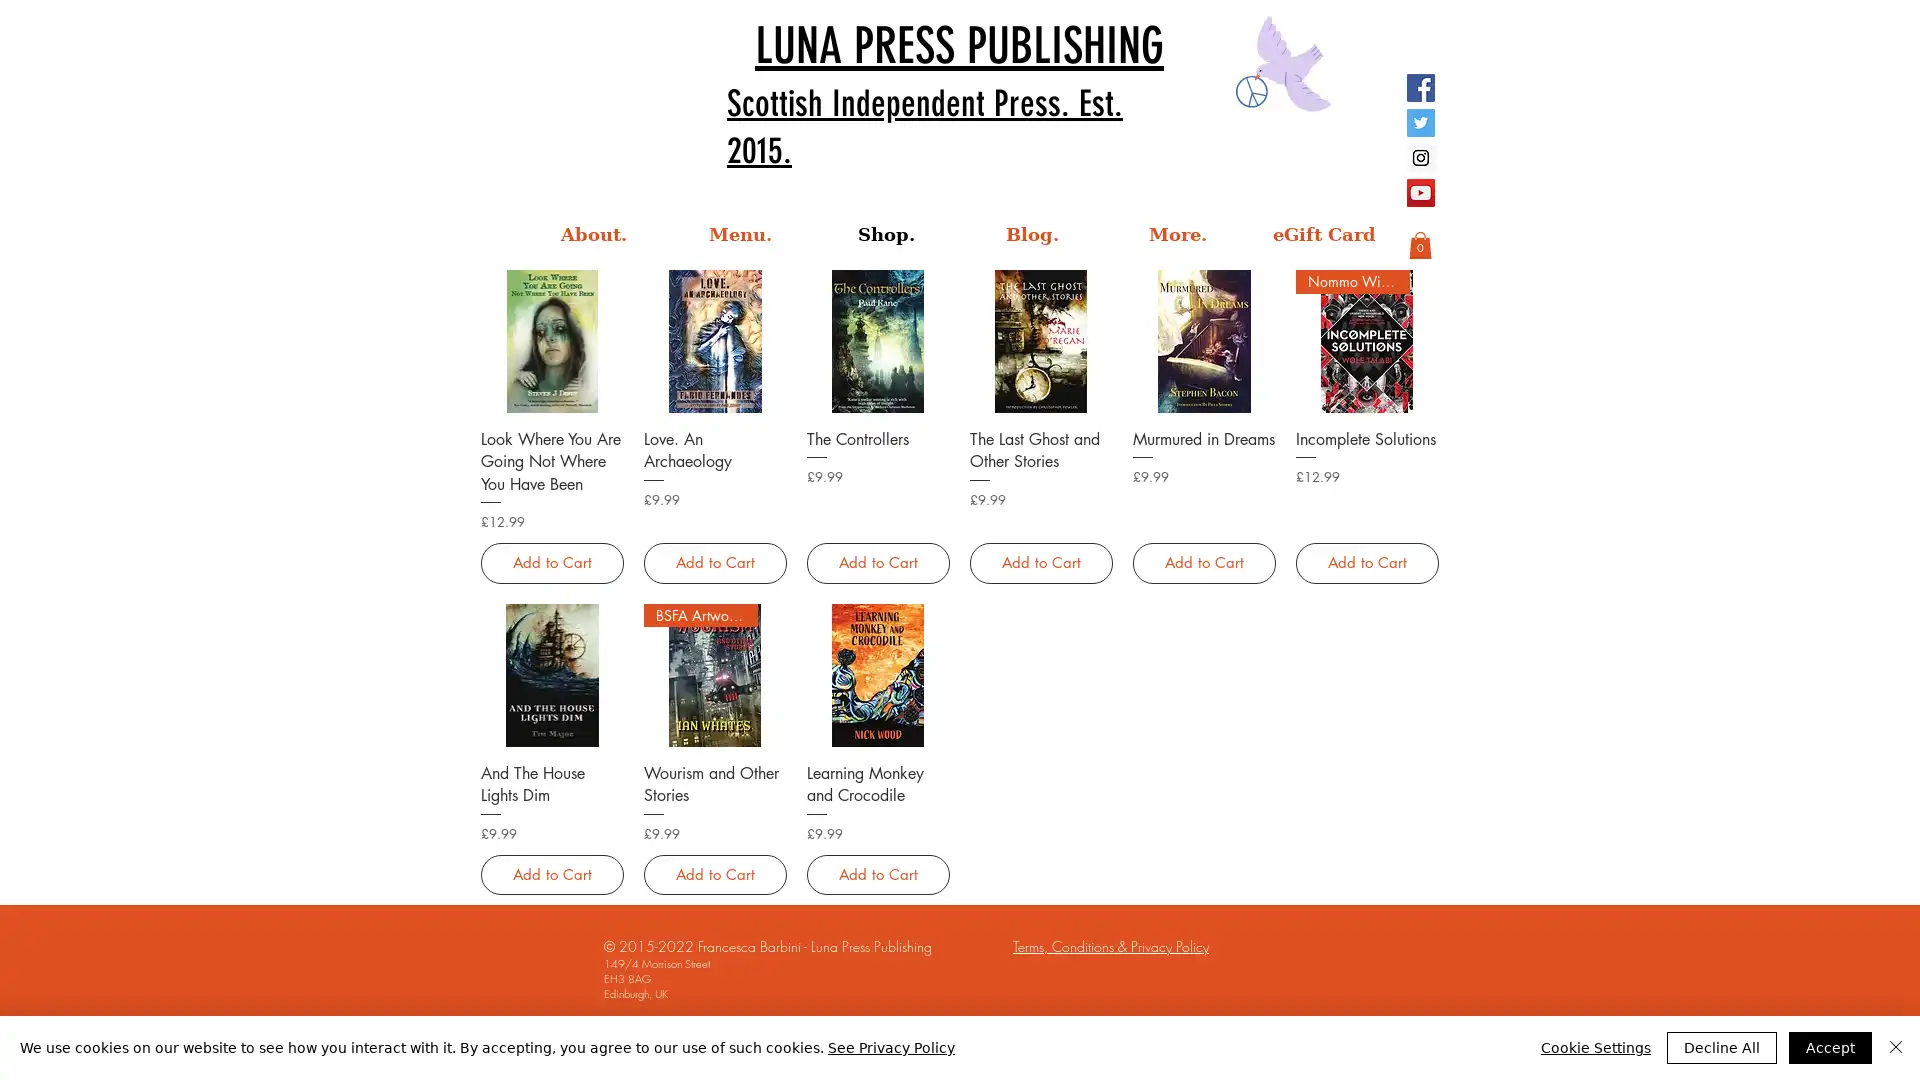 This screenshot has height=1080, width=1920. What do you see at coordinates (714, 873) in the screenshot?
I see `Add to Cart` at bounding box center [714, 873].